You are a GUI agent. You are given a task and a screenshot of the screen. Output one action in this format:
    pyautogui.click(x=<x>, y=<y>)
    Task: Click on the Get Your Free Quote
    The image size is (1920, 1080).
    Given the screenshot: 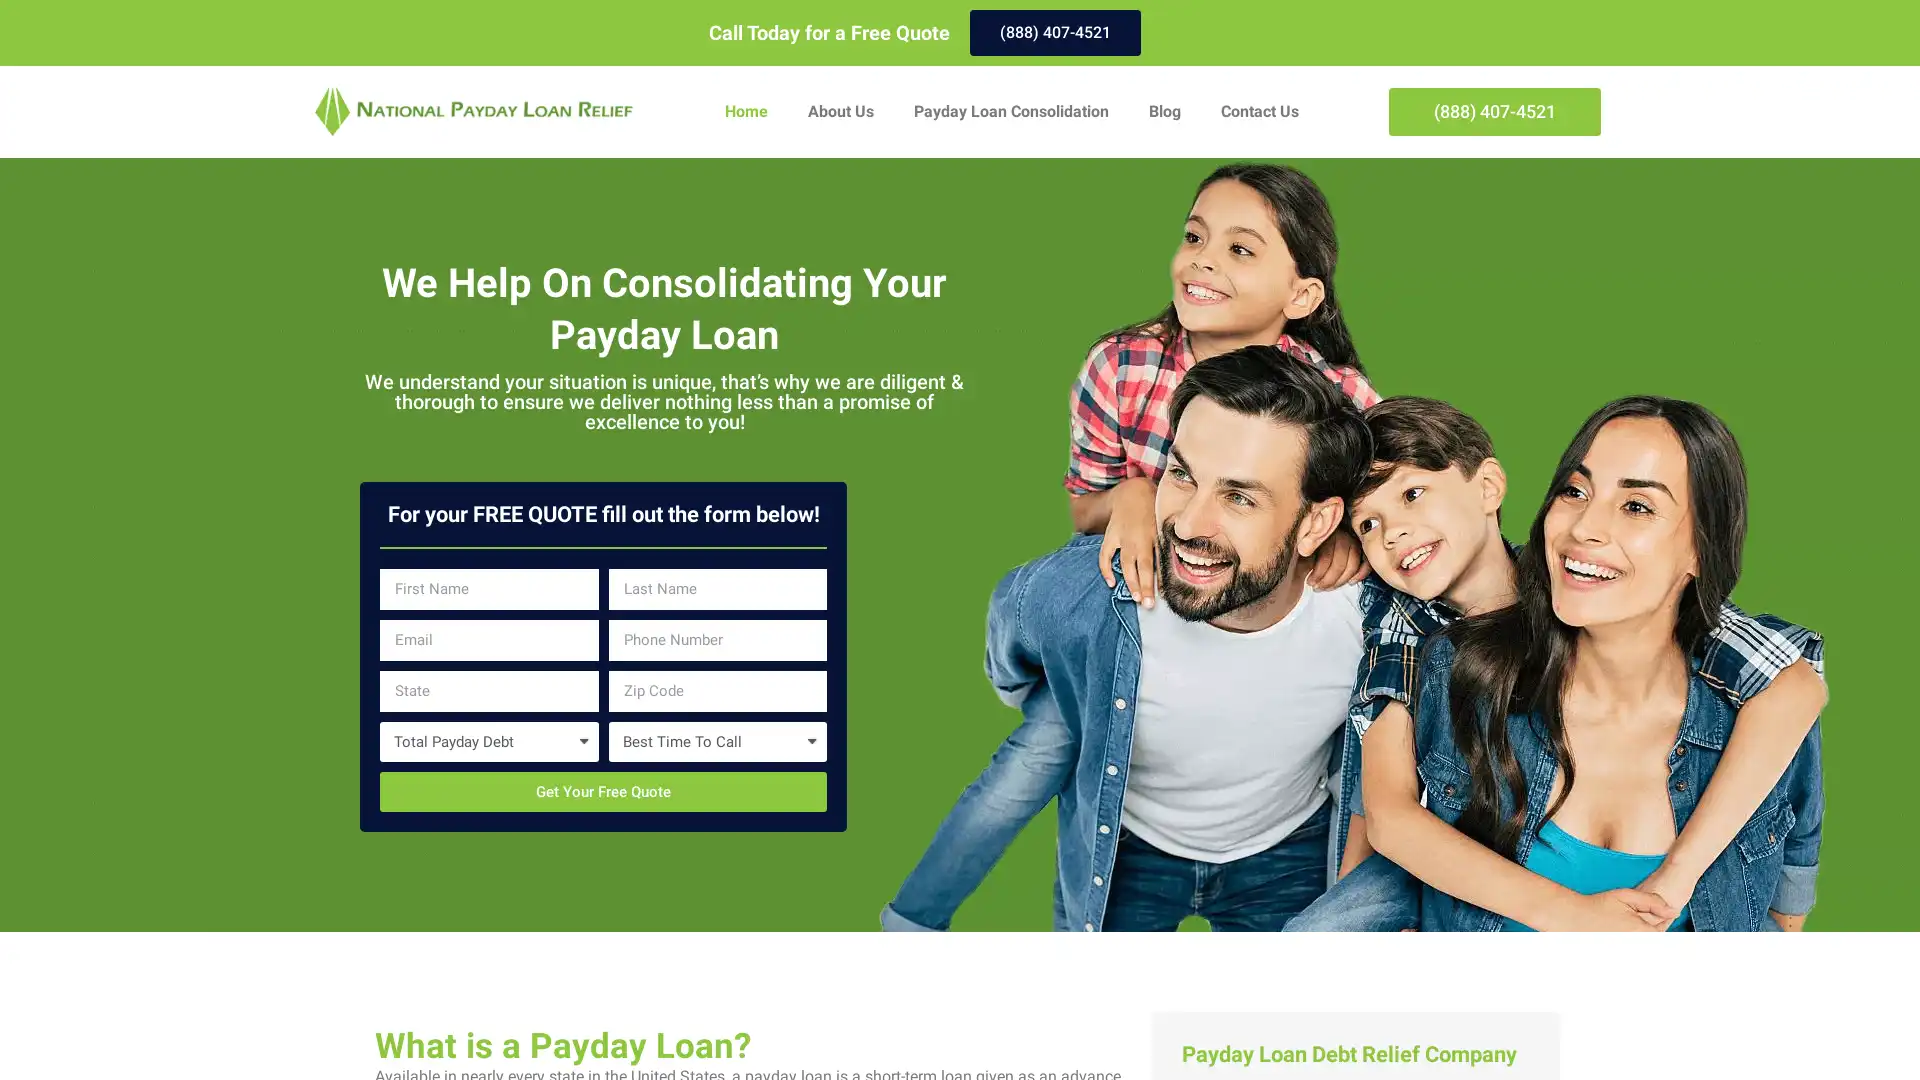 What is the action you would take?
    pyautogui.click(x=602, y=790)
    